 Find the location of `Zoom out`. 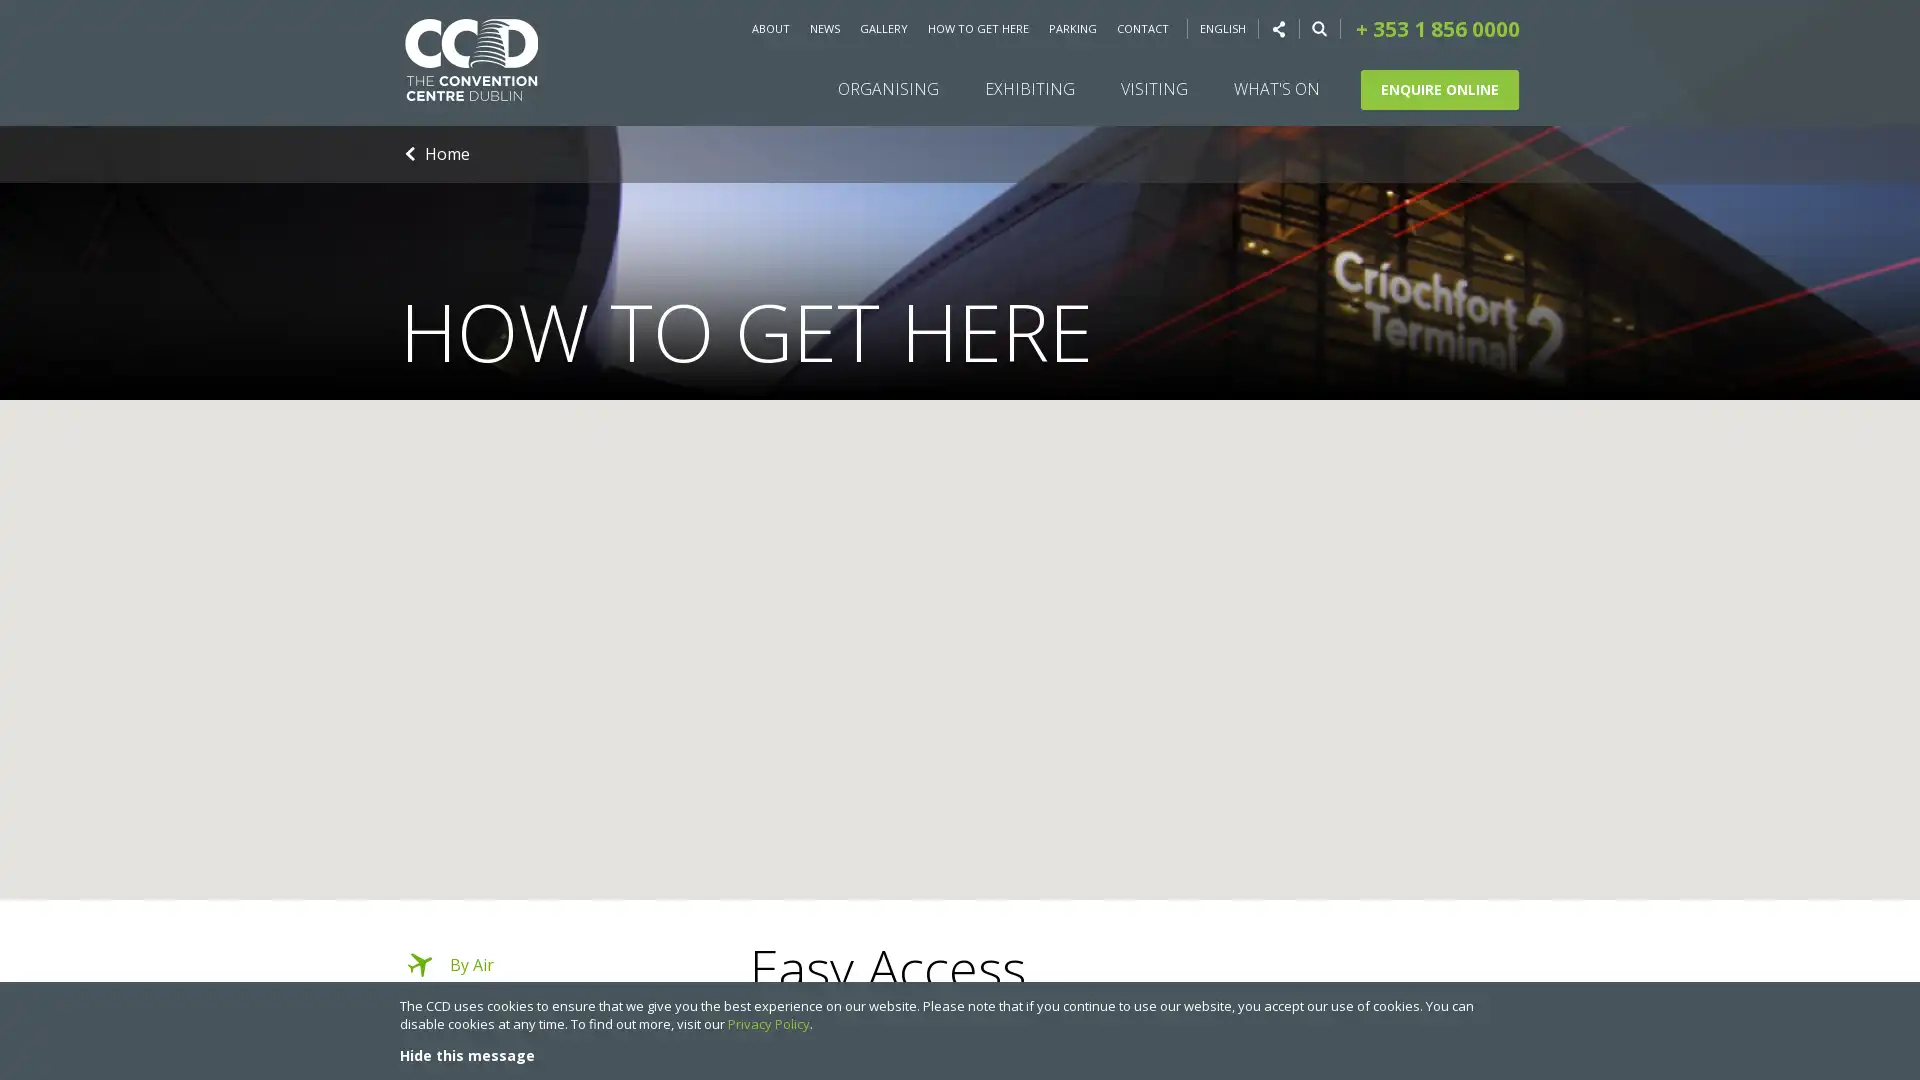

Zoom out is located at coordinates (1889, 855).